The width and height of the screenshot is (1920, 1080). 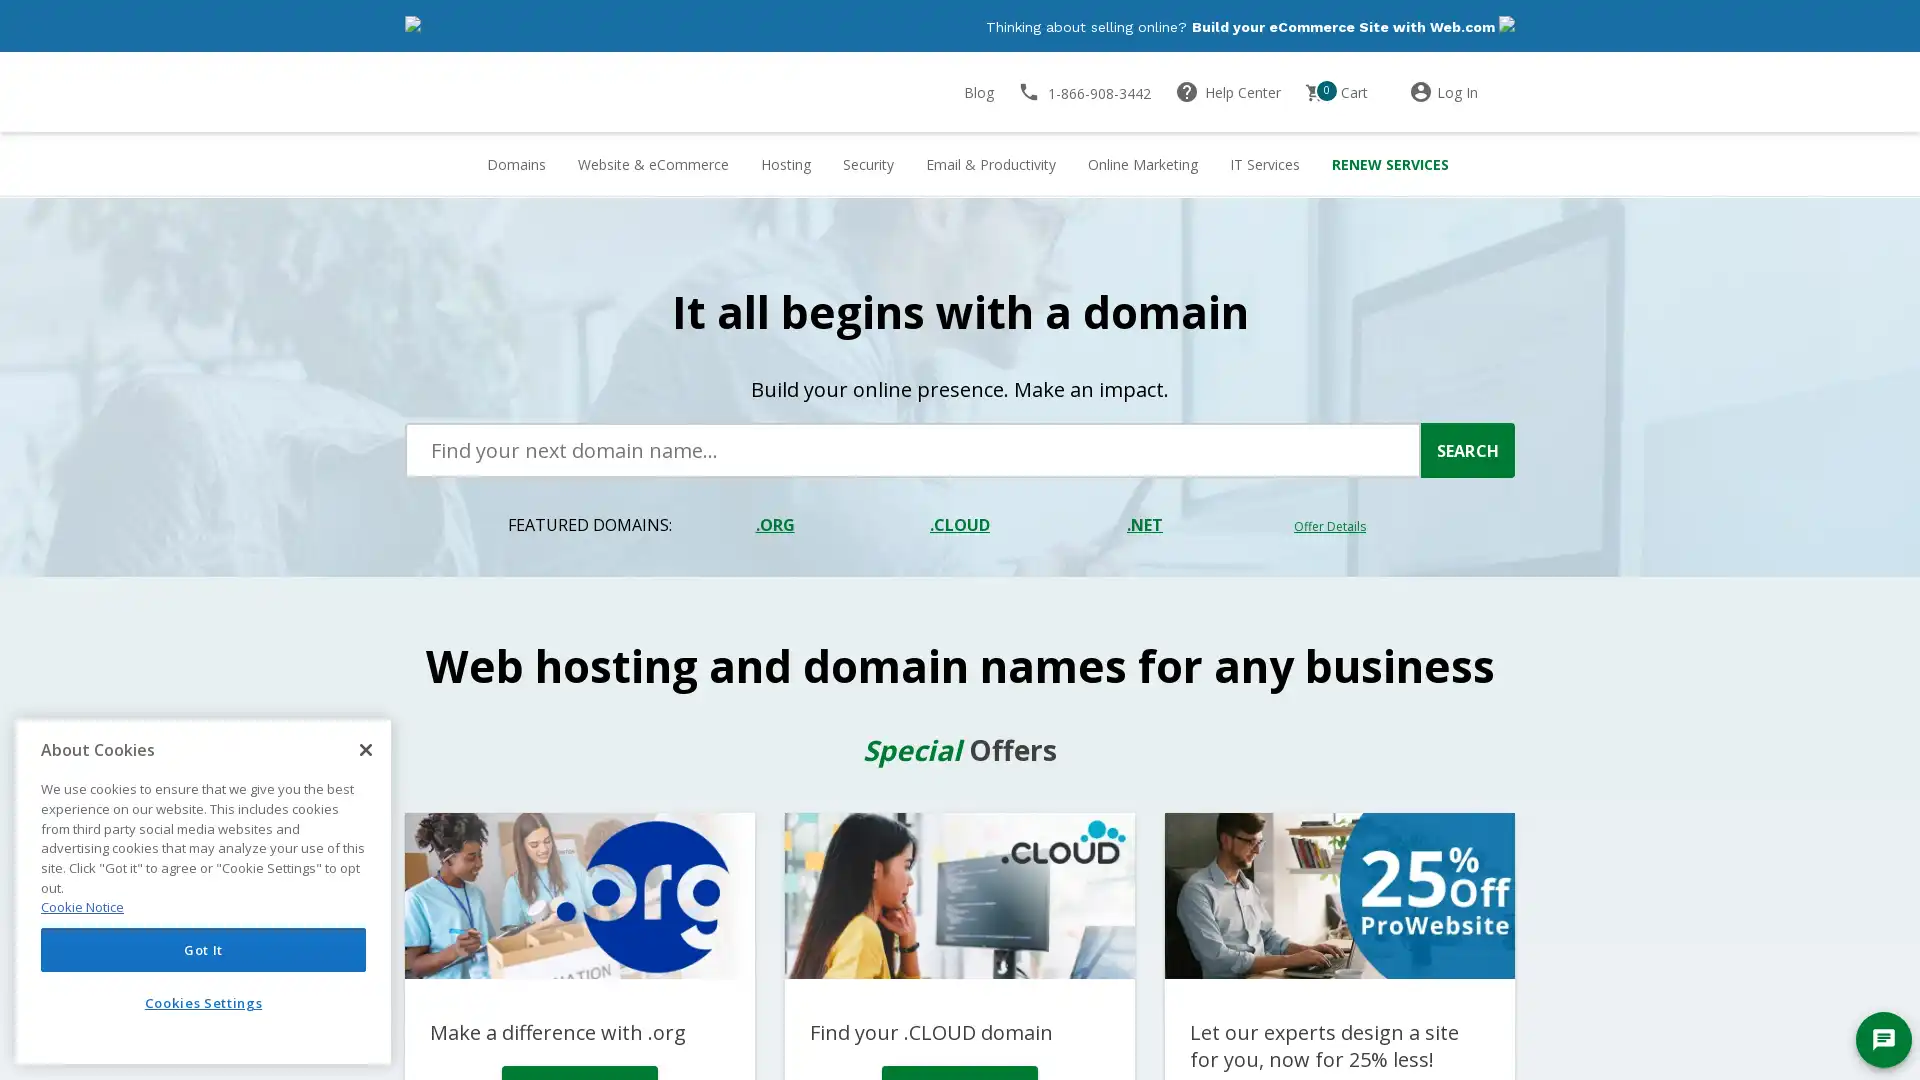 What do you see at coordinates (365, 749) in the screenshot?
I see `Close` at bounding box center [365, 749].